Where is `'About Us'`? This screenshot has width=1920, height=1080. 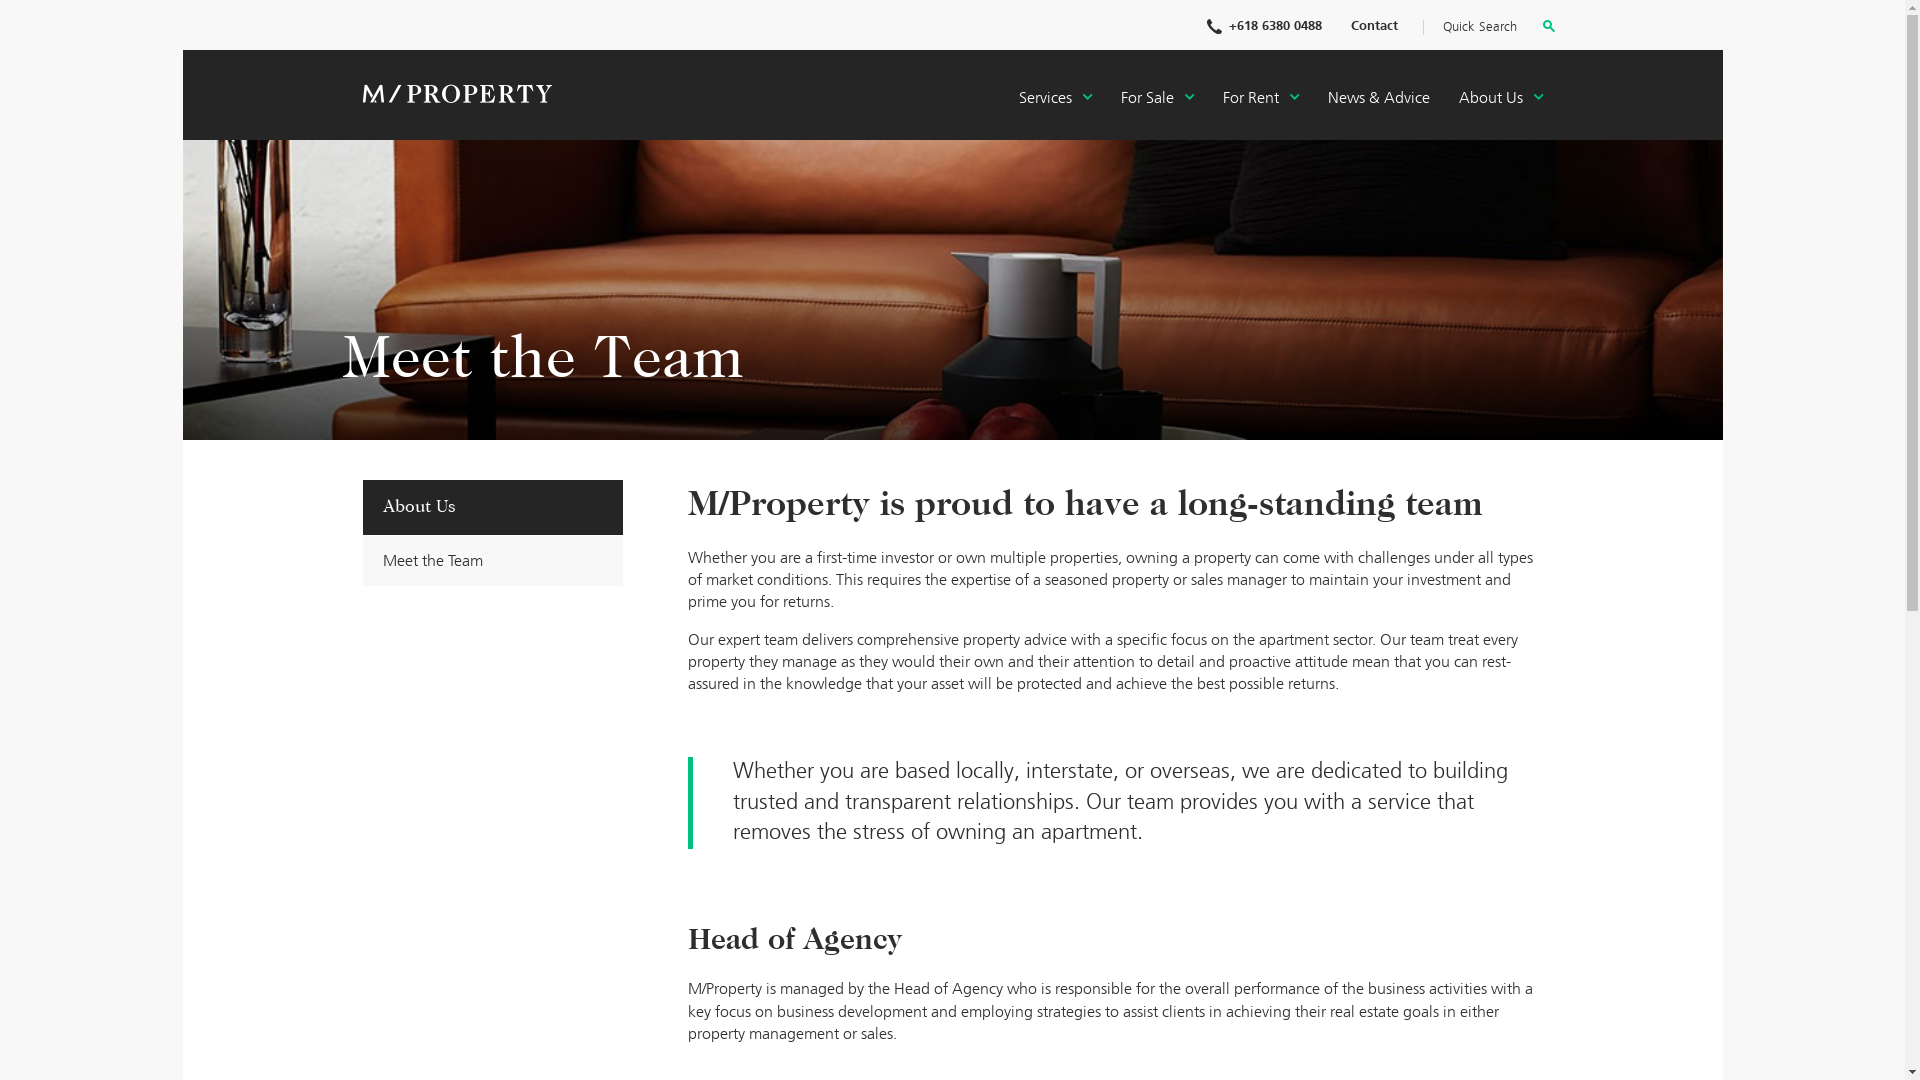
'About Us' is located at coordinates (1499, 99).